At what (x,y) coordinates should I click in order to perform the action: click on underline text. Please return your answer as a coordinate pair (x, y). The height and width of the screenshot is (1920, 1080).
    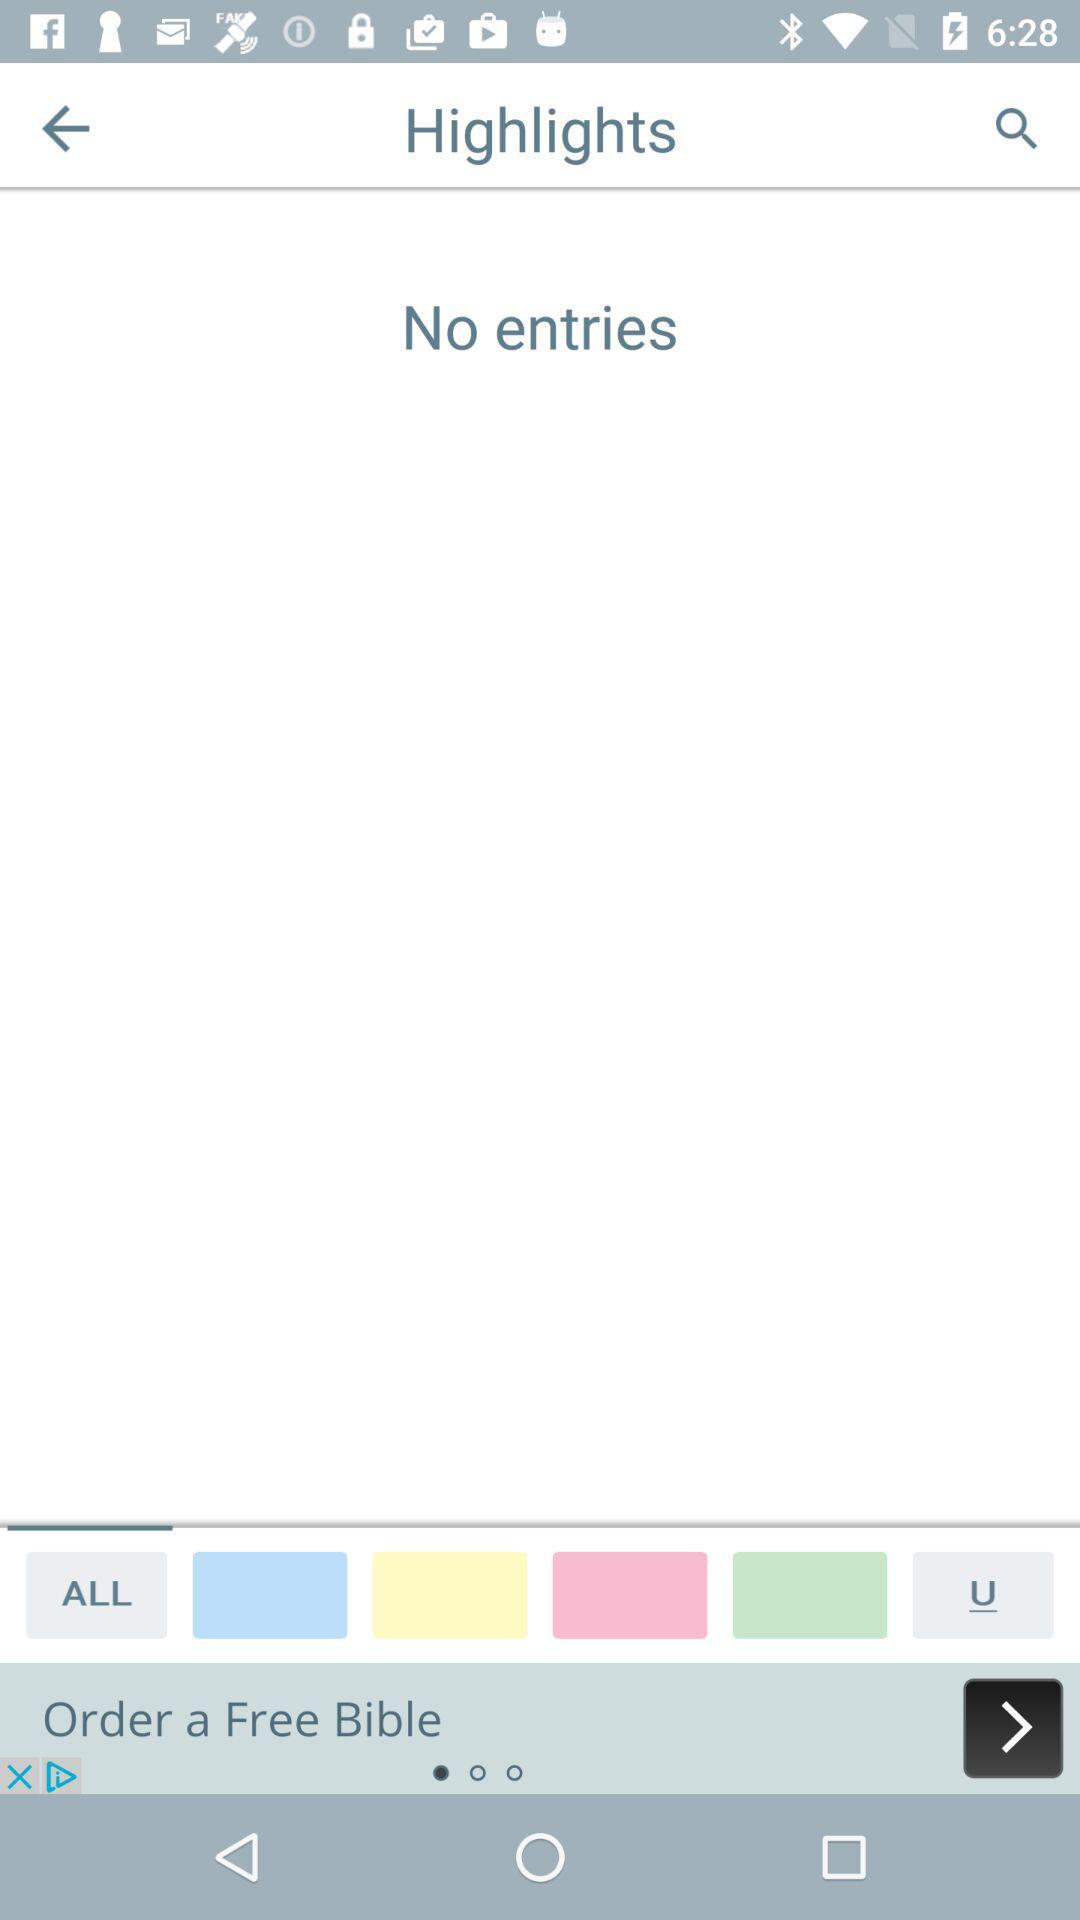
    Looking at the image, I should click on (990, 1593).